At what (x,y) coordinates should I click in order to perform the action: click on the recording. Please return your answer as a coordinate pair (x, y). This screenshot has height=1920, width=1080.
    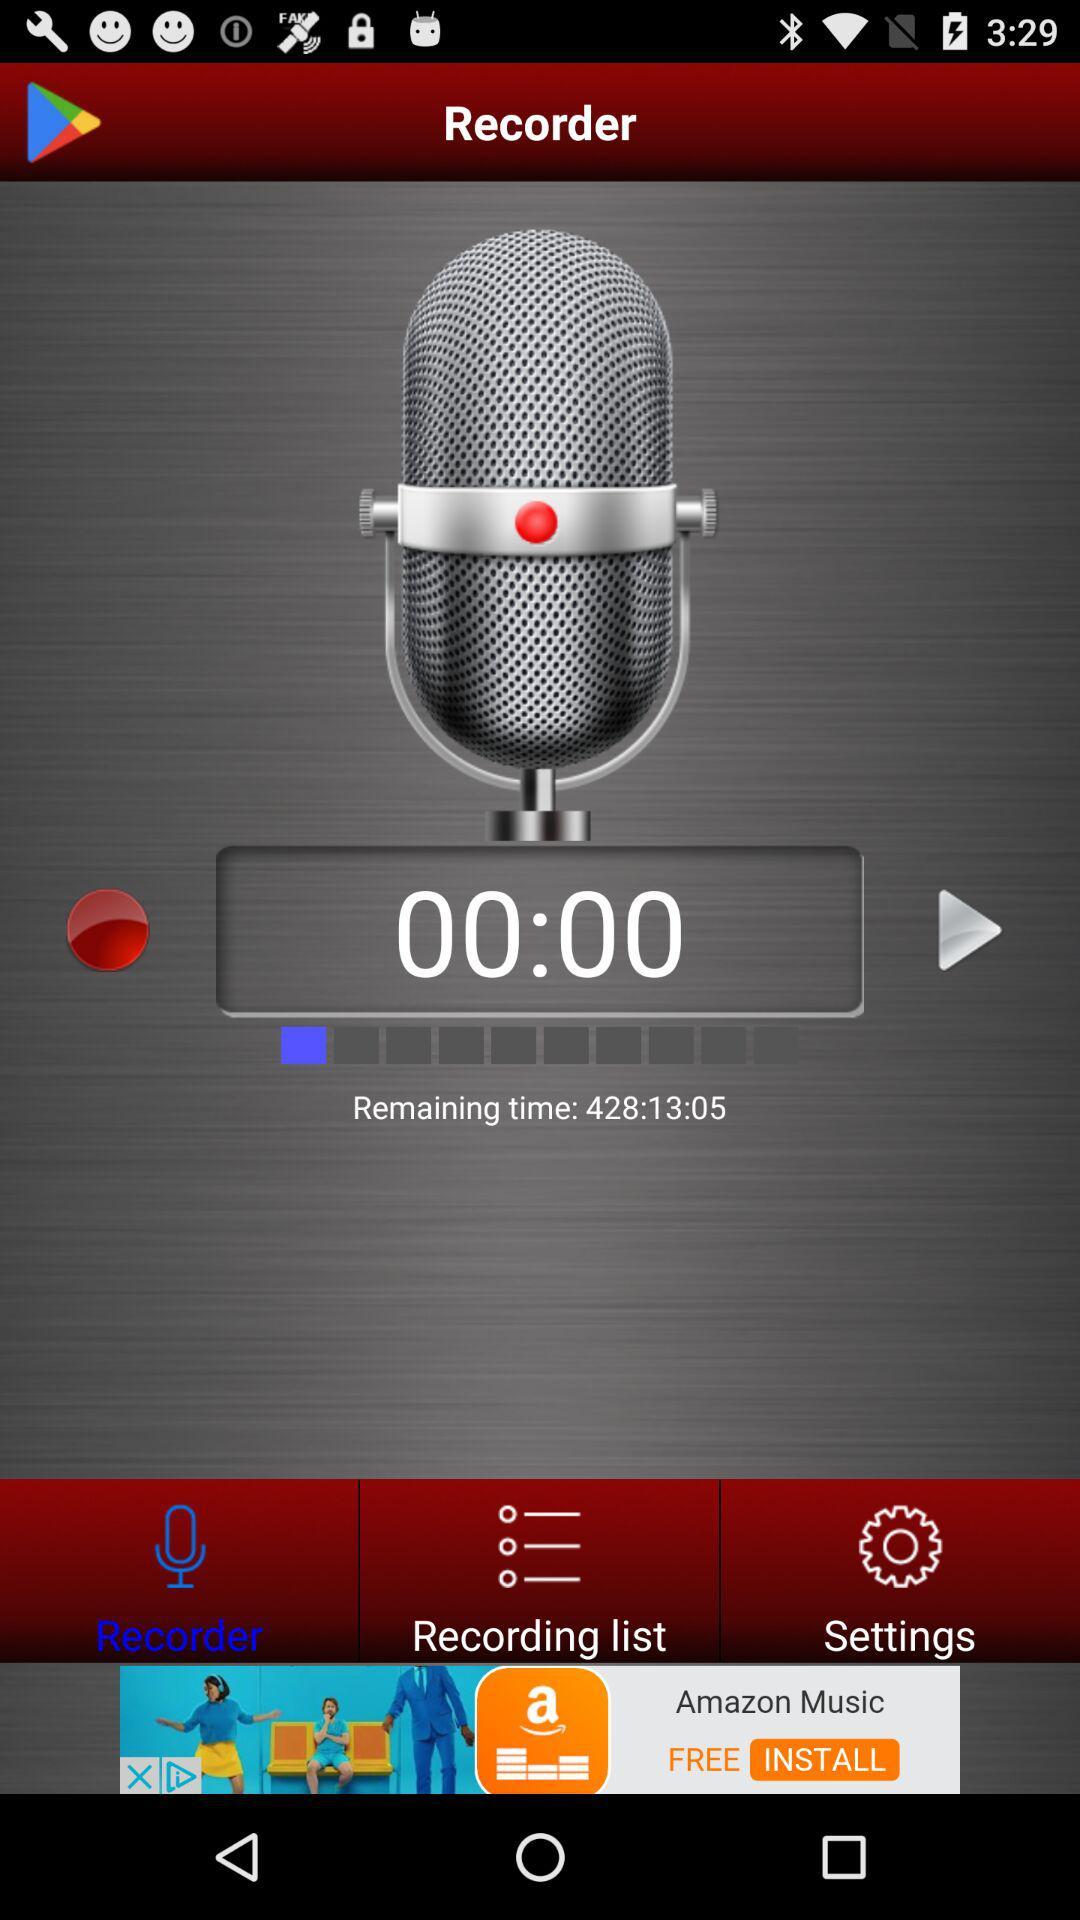
    Looking at the image, I should click on (971, 929).